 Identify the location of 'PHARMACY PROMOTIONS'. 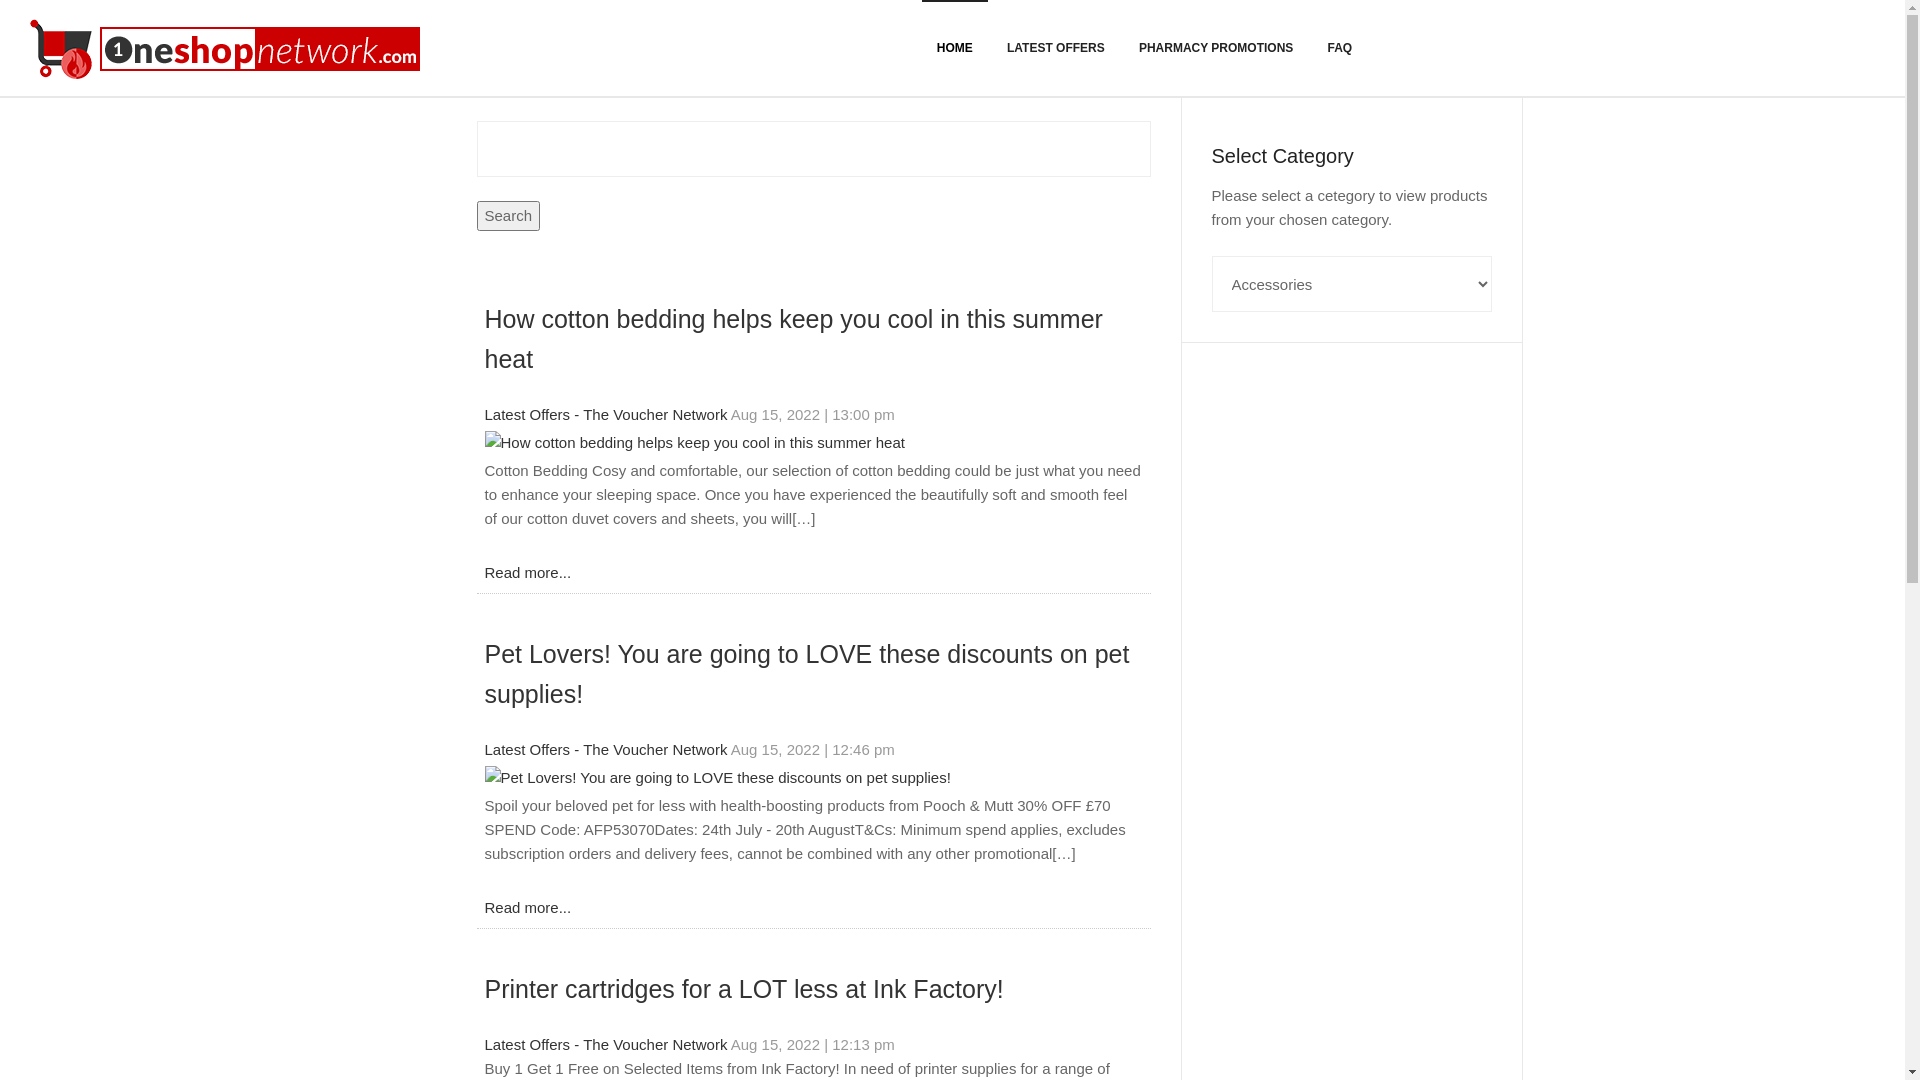
(1214, 46).